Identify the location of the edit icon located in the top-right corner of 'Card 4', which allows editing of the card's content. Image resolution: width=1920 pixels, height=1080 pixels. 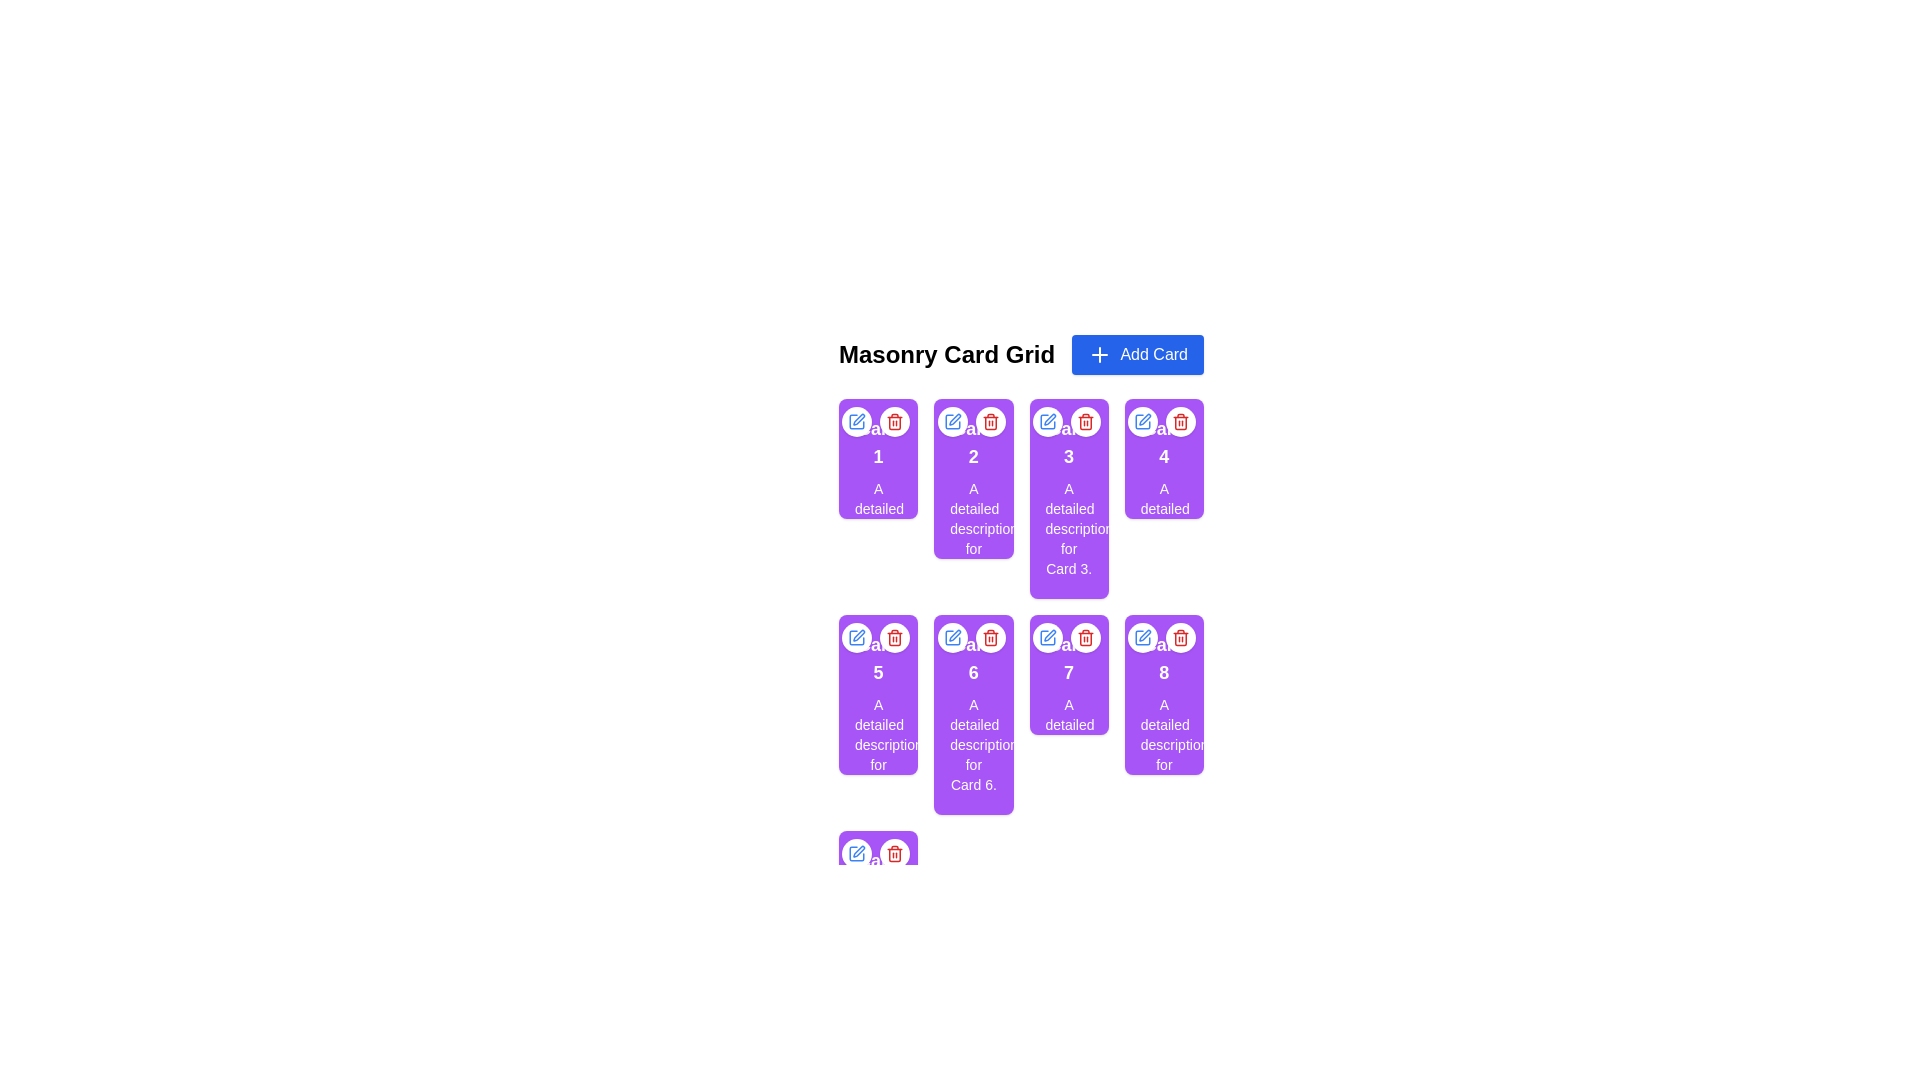
(1161, 420).